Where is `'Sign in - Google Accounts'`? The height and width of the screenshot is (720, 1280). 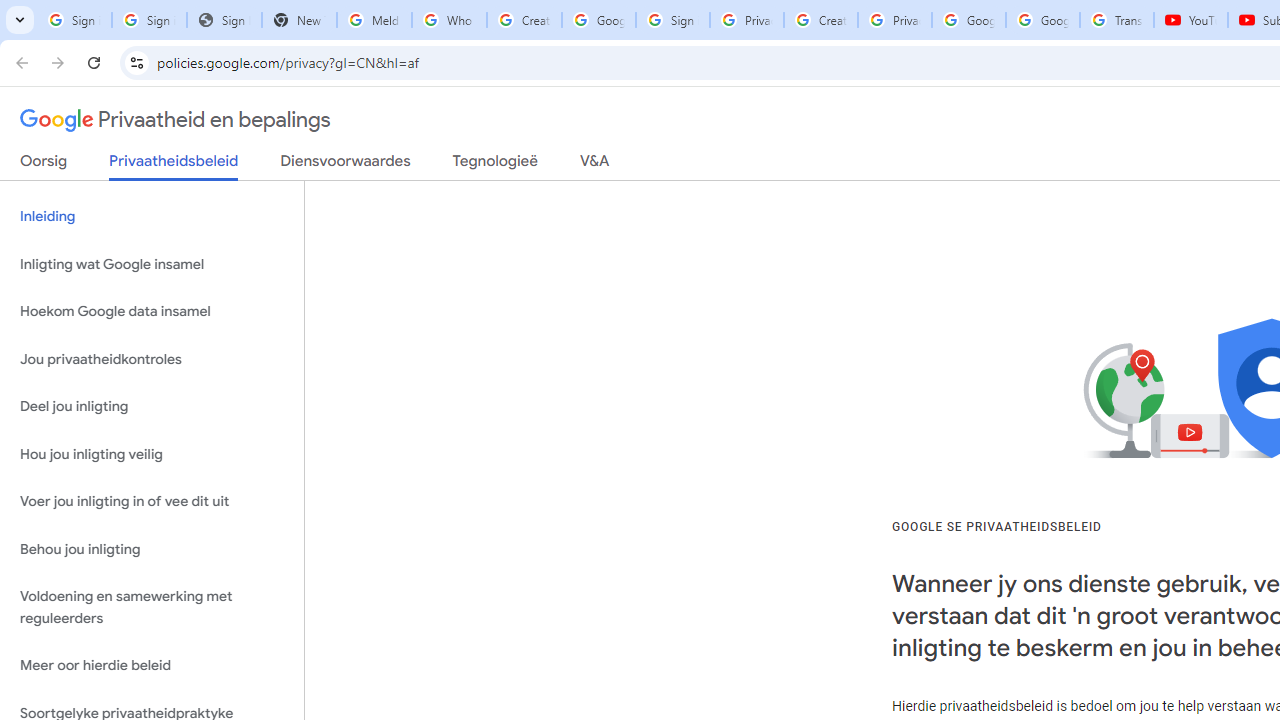 'Sign in - Google Accounts' is located at coordinates (673, 20).